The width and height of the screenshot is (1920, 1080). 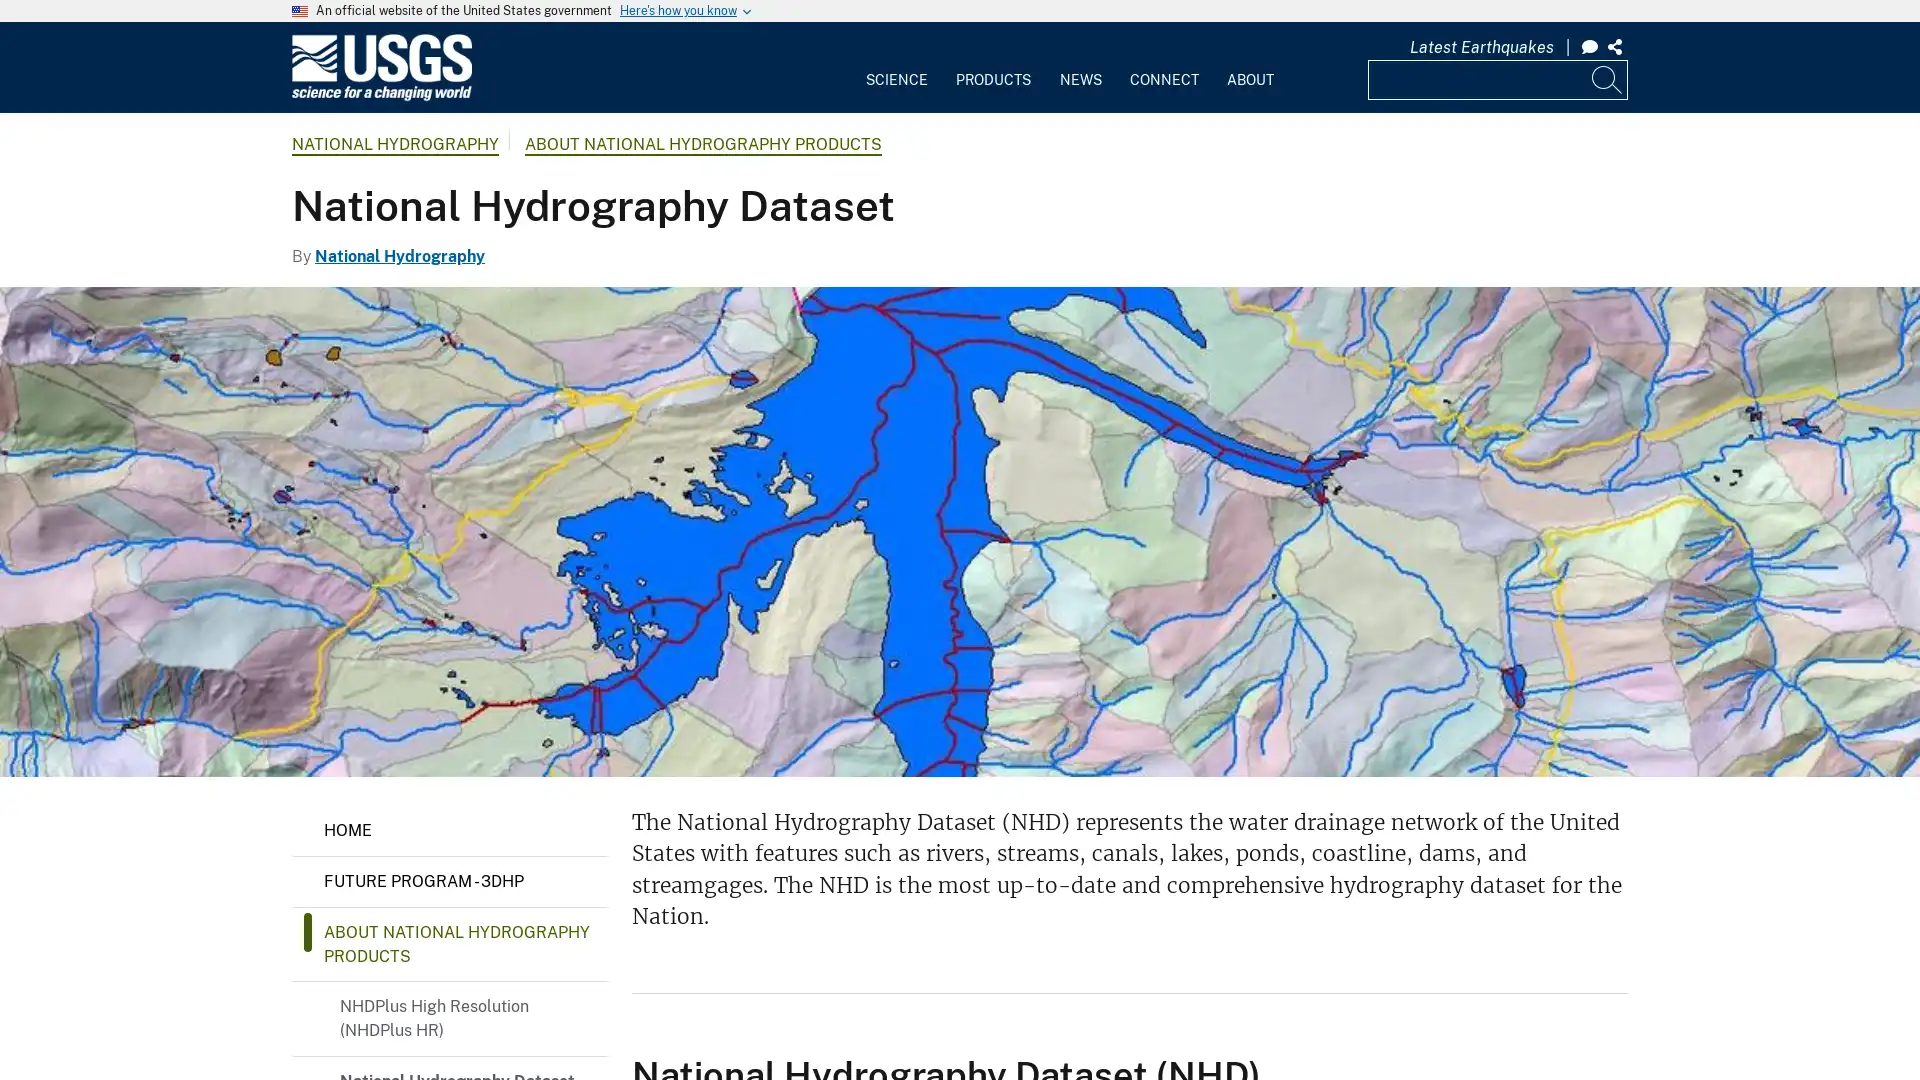 I want to click on Input, so click(x=1608, y=77).